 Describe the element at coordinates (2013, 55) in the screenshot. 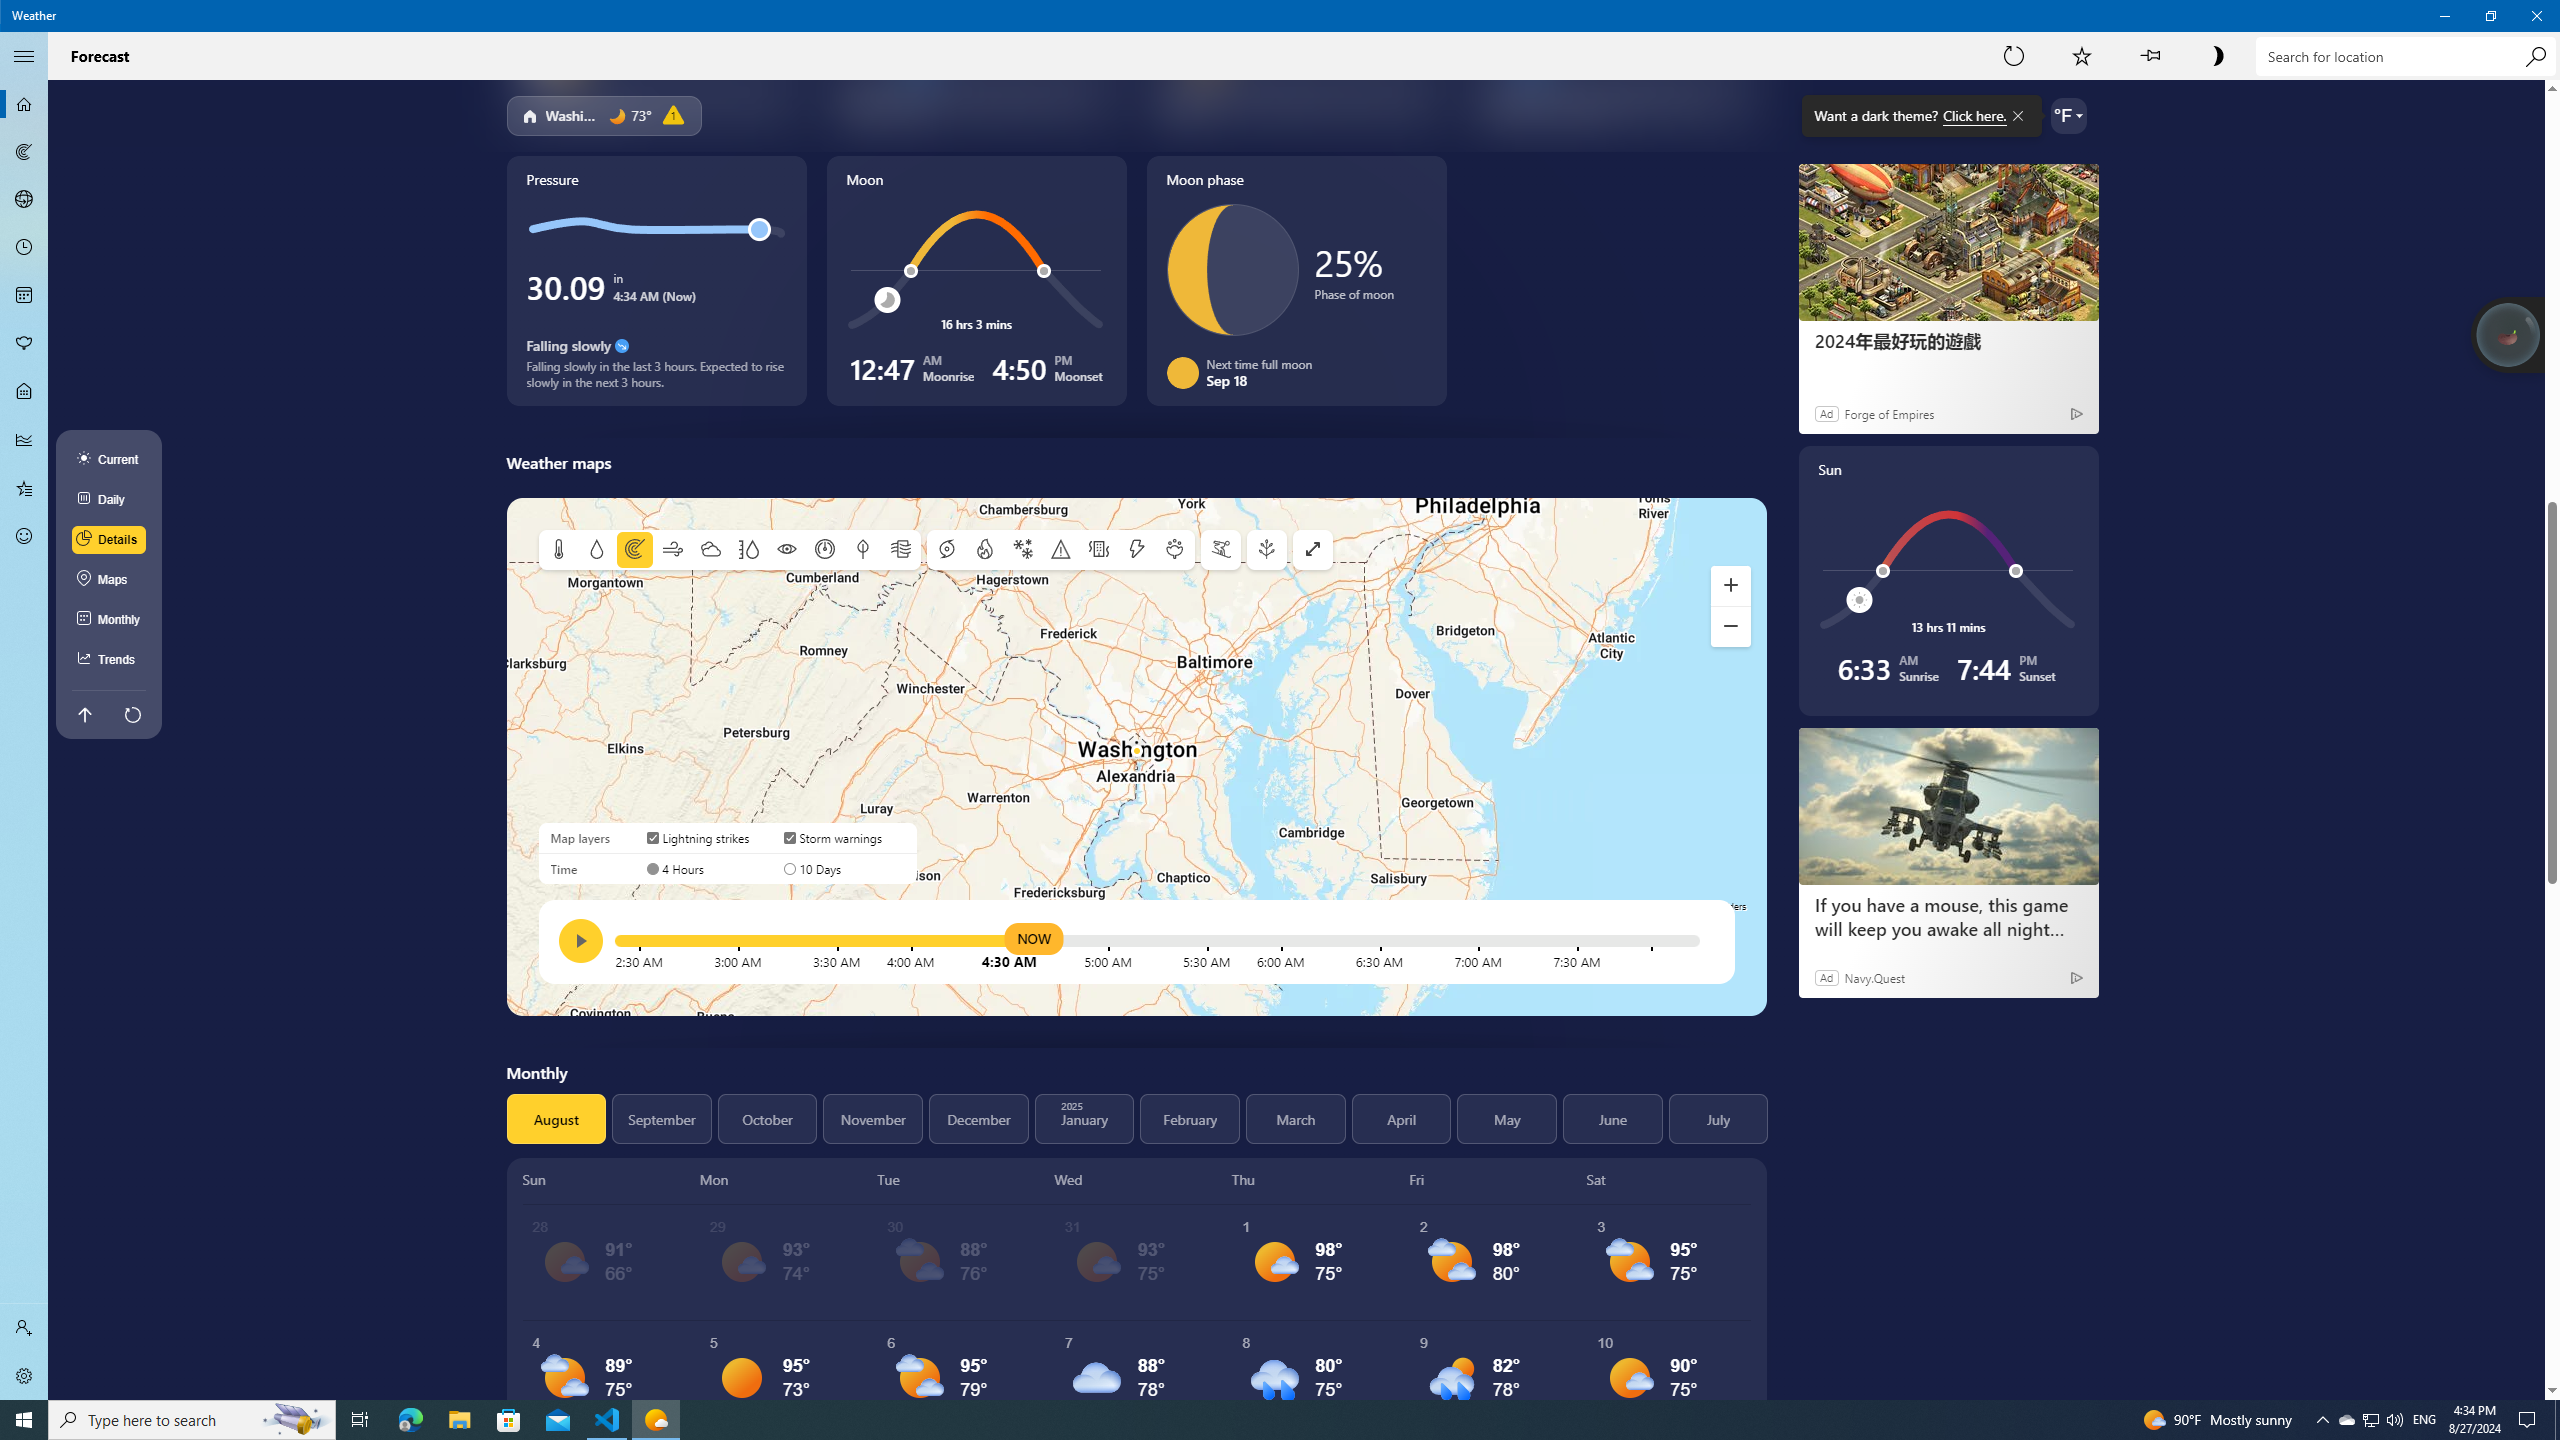

I see `'Refresh'` at that location.